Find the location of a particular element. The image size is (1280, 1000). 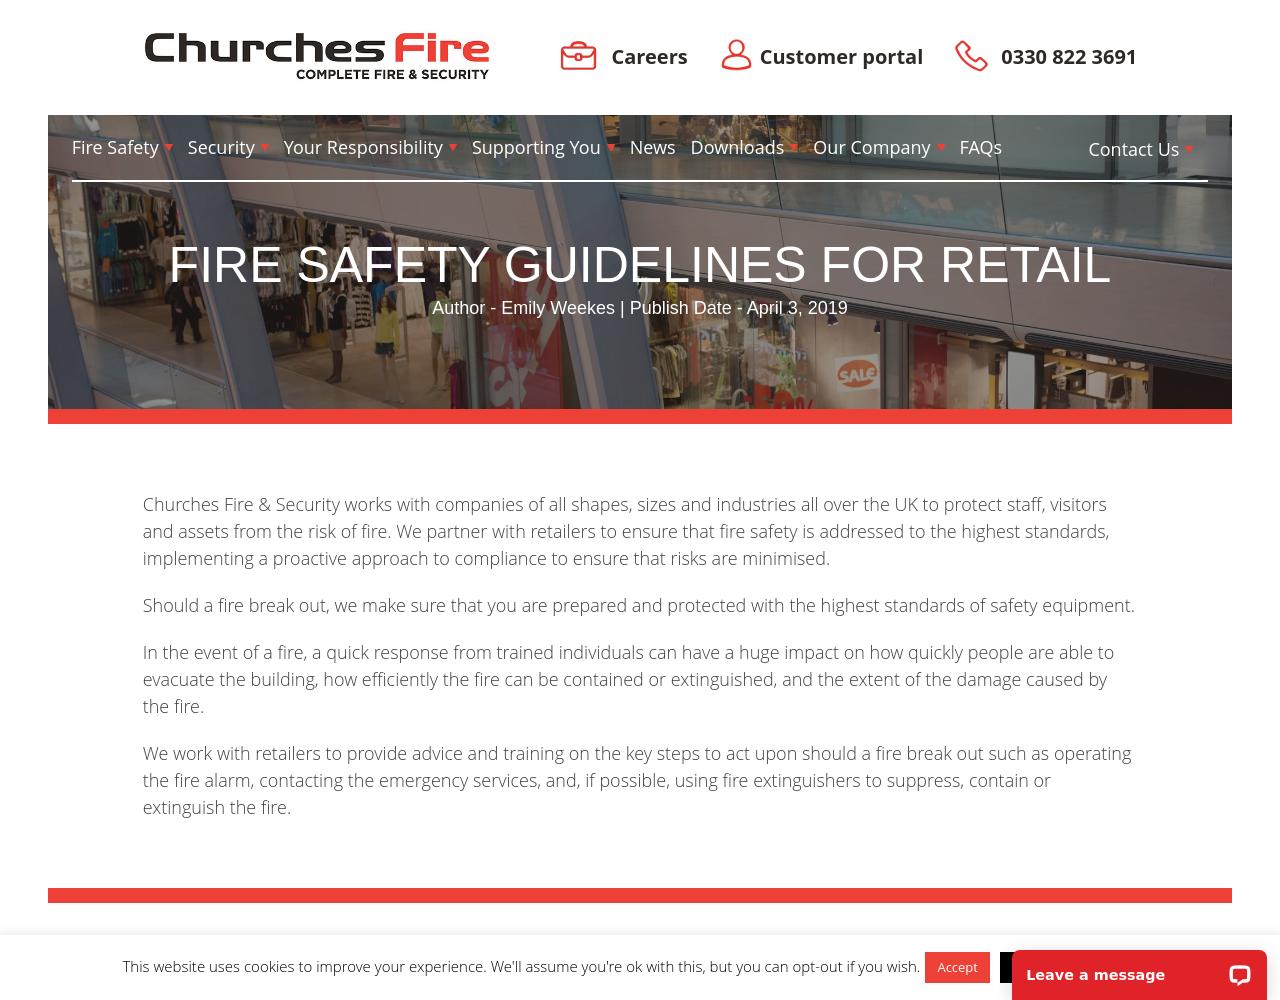

'News' is located at coordinates (652, 146).